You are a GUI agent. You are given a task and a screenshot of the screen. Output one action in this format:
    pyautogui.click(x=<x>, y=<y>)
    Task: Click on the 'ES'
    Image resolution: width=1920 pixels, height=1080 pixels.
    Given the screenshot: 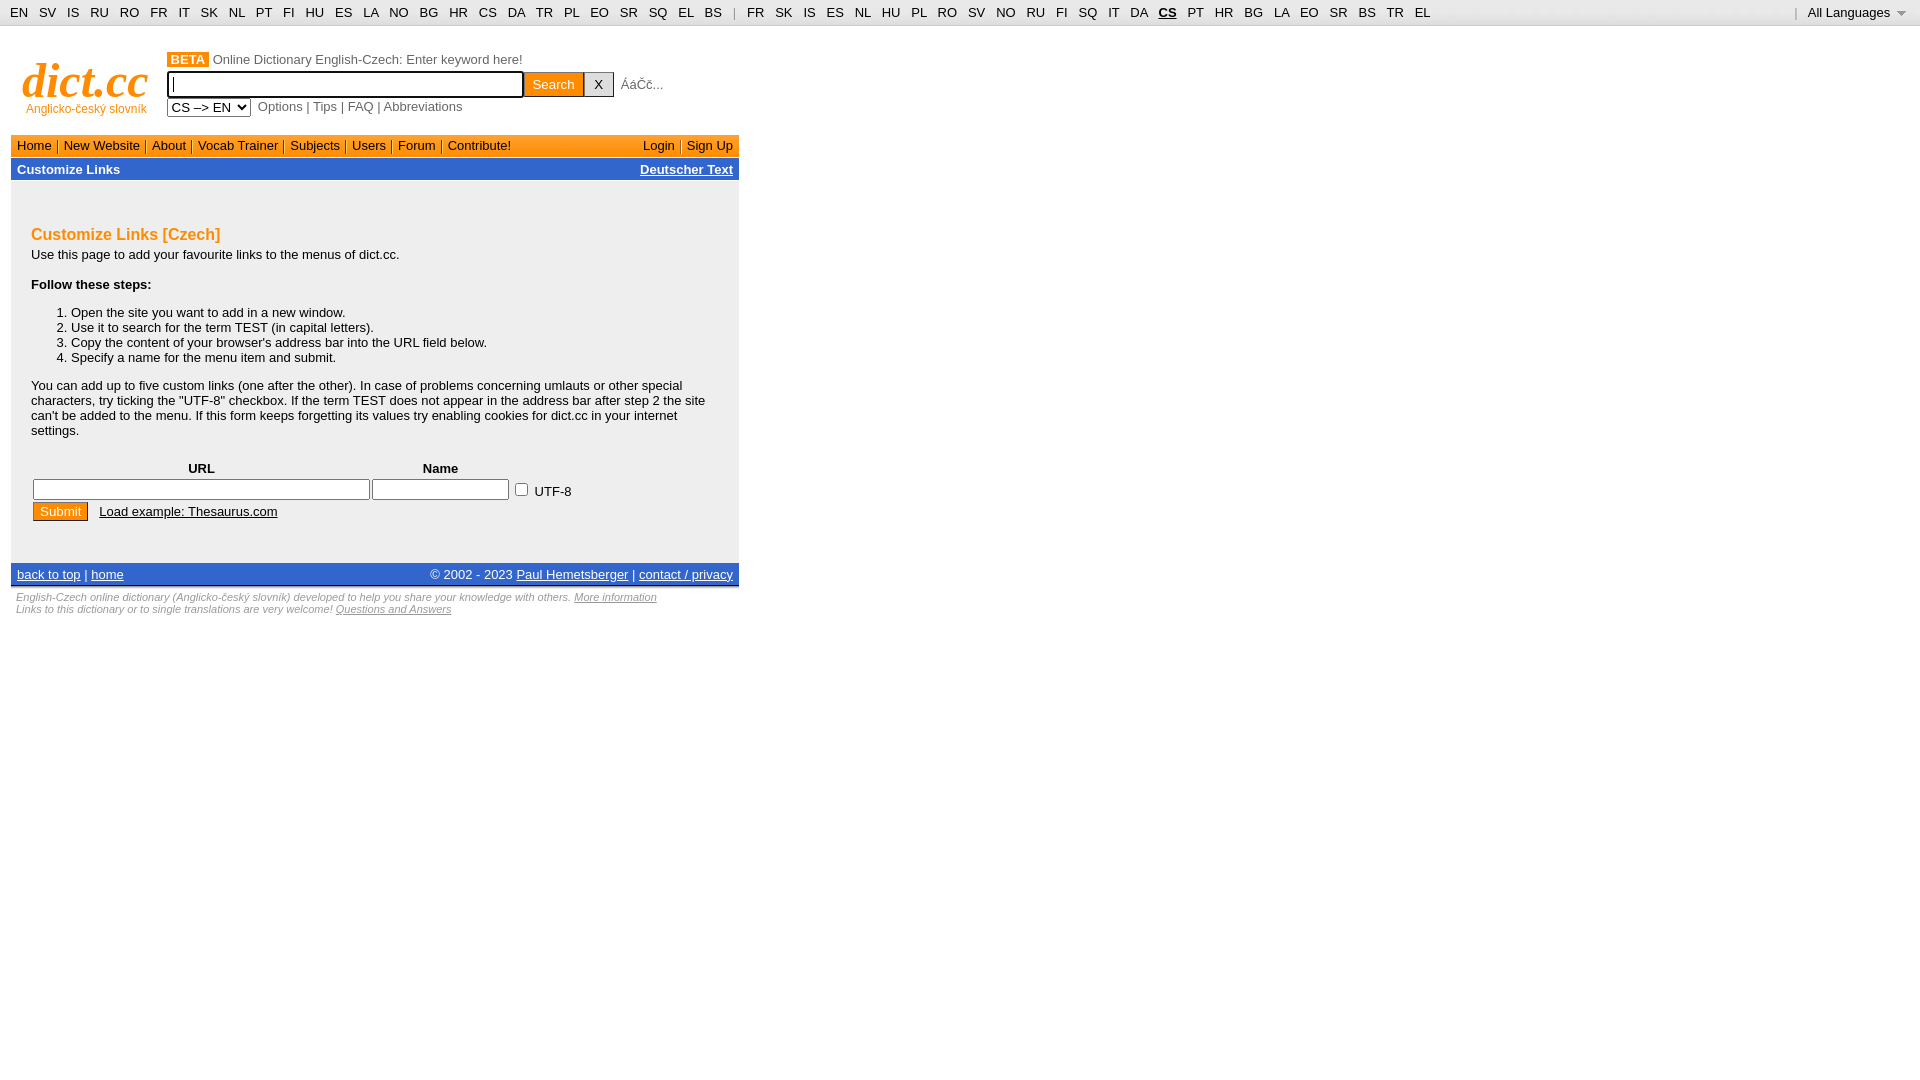 What is the action you would take?
    pyautogui.click(x=835, y=12)
    